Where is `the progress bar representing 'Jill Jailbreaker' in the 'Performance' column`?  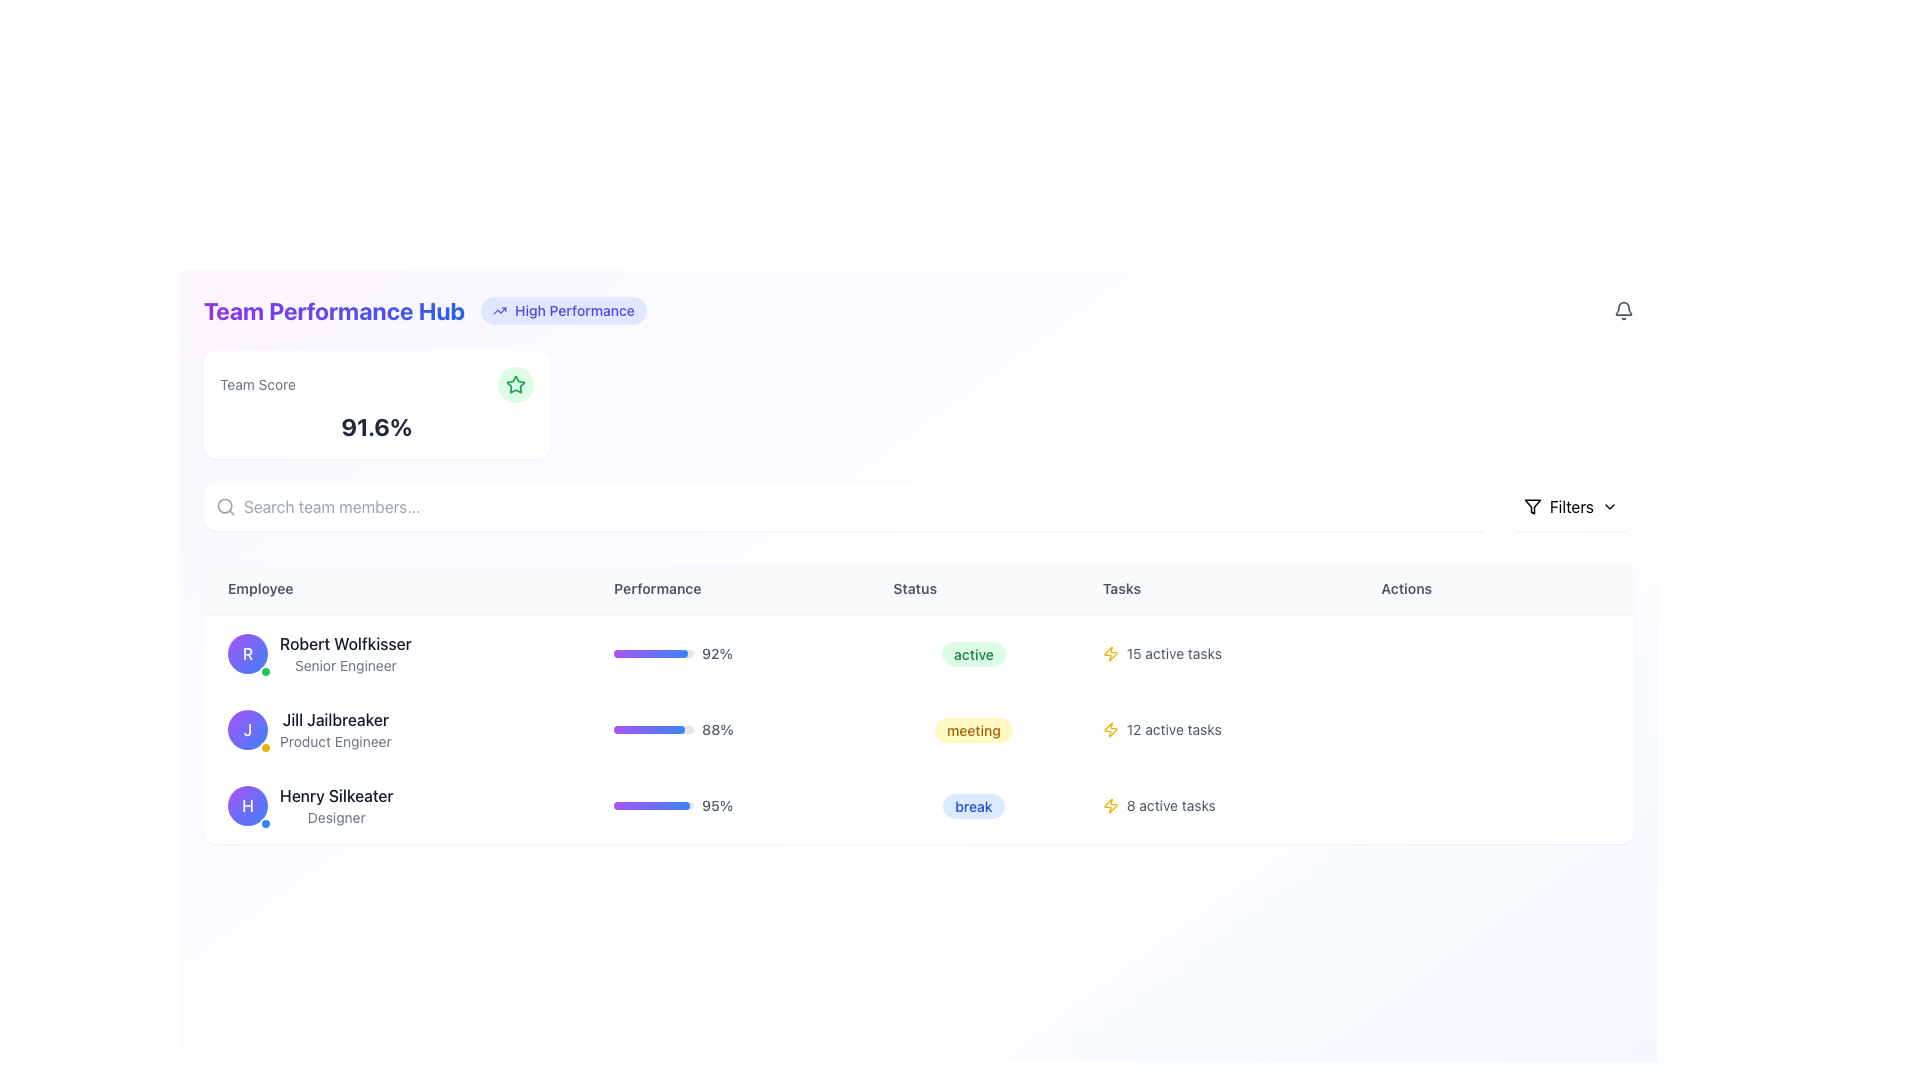 the progress bar representing 'Jill Jailbreaker' in the 'Performance' column is located at coordinates (728, 729).